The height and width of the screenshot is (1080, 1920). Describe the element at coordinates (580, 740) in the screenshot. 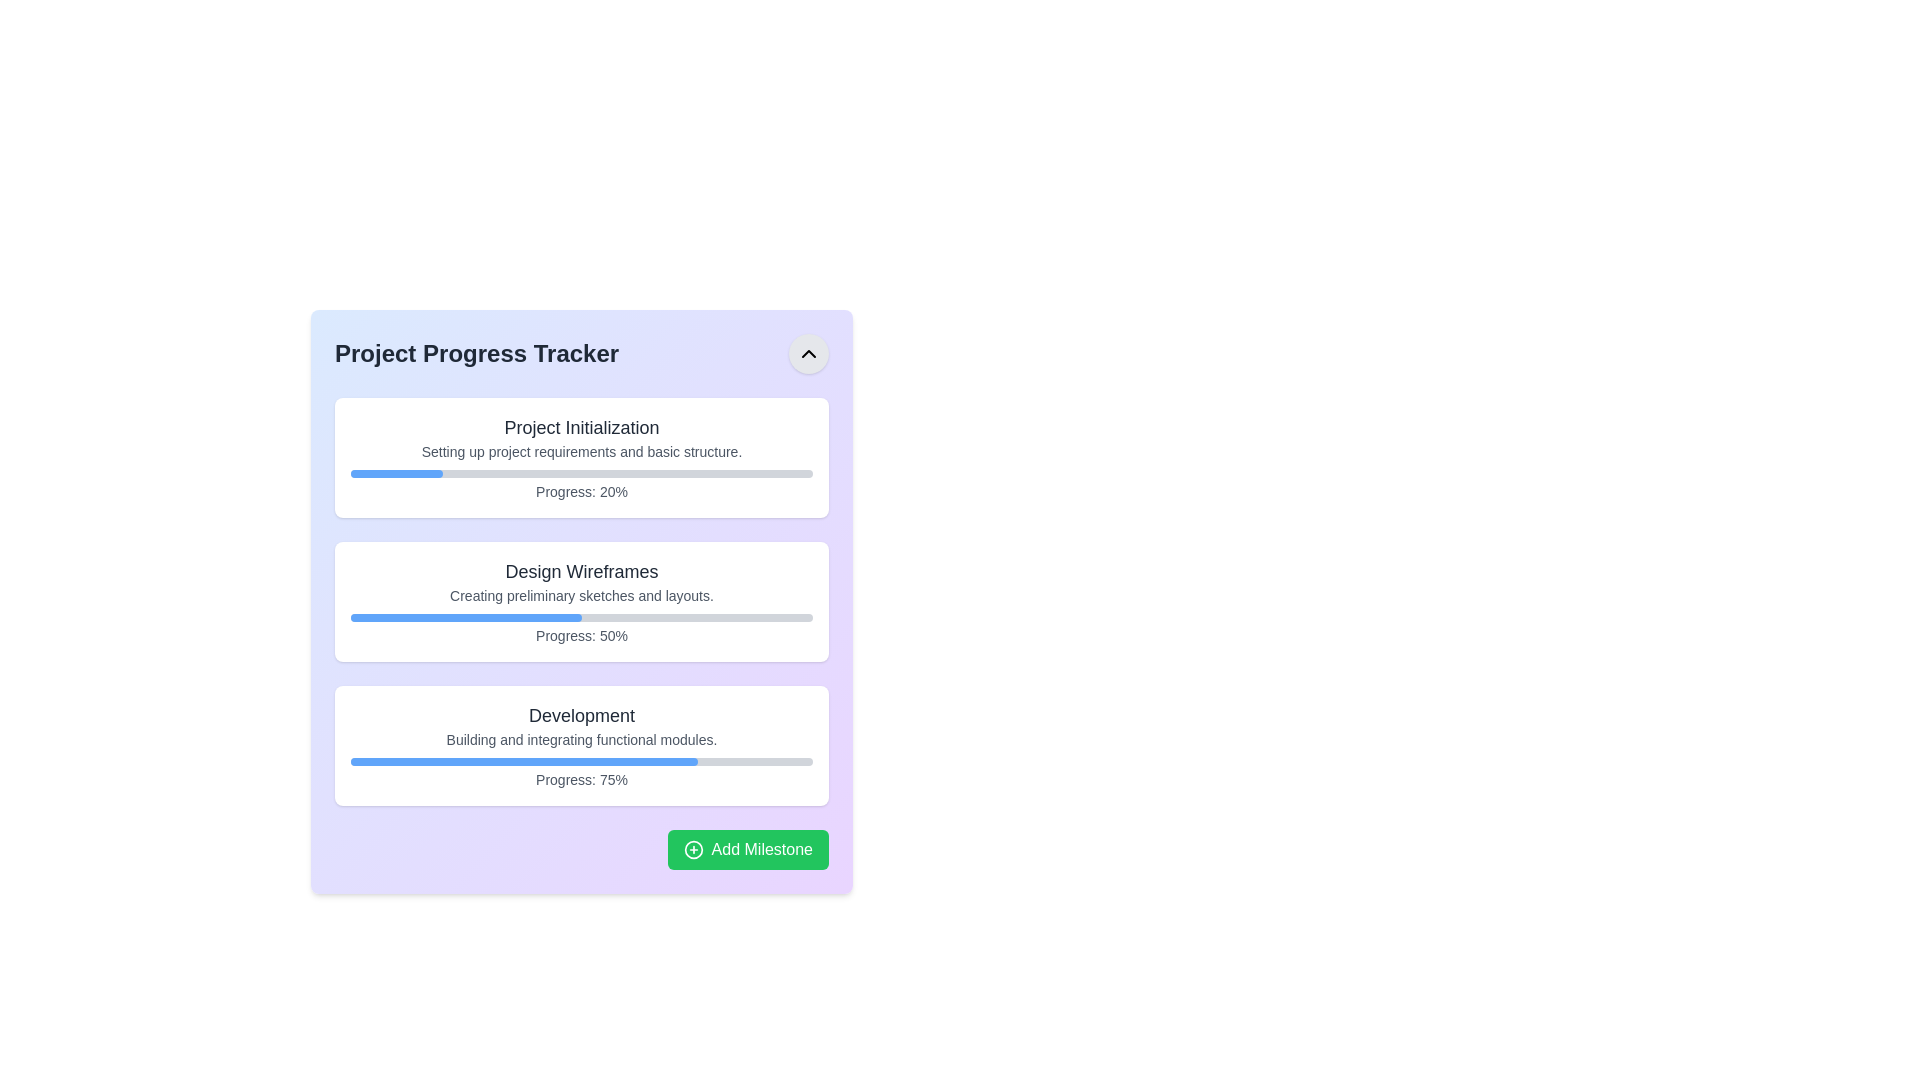

I see `the static text label that provides a brief description related to the 'Development' section, positioned between the header and a progress bar` at that location.